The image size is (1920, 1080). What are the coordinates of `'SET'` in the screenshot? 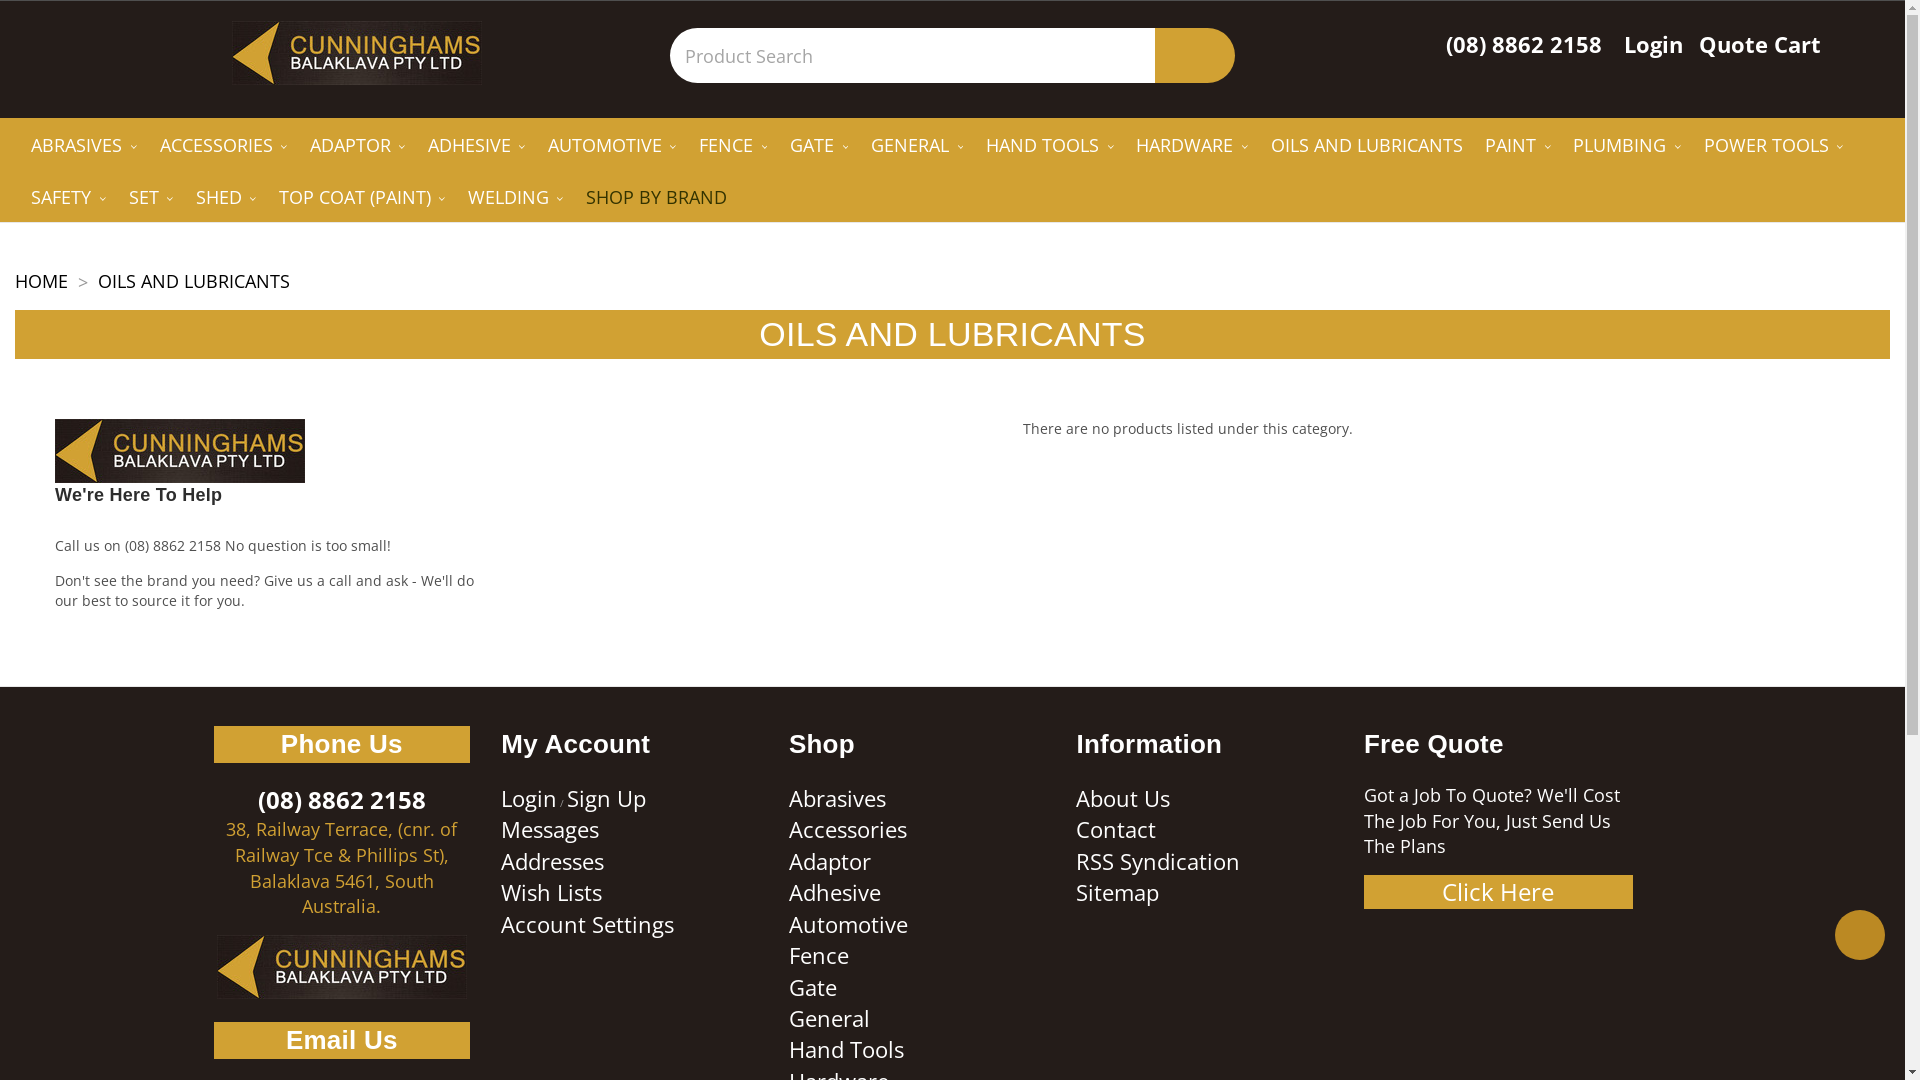 It's located at (149, 199).